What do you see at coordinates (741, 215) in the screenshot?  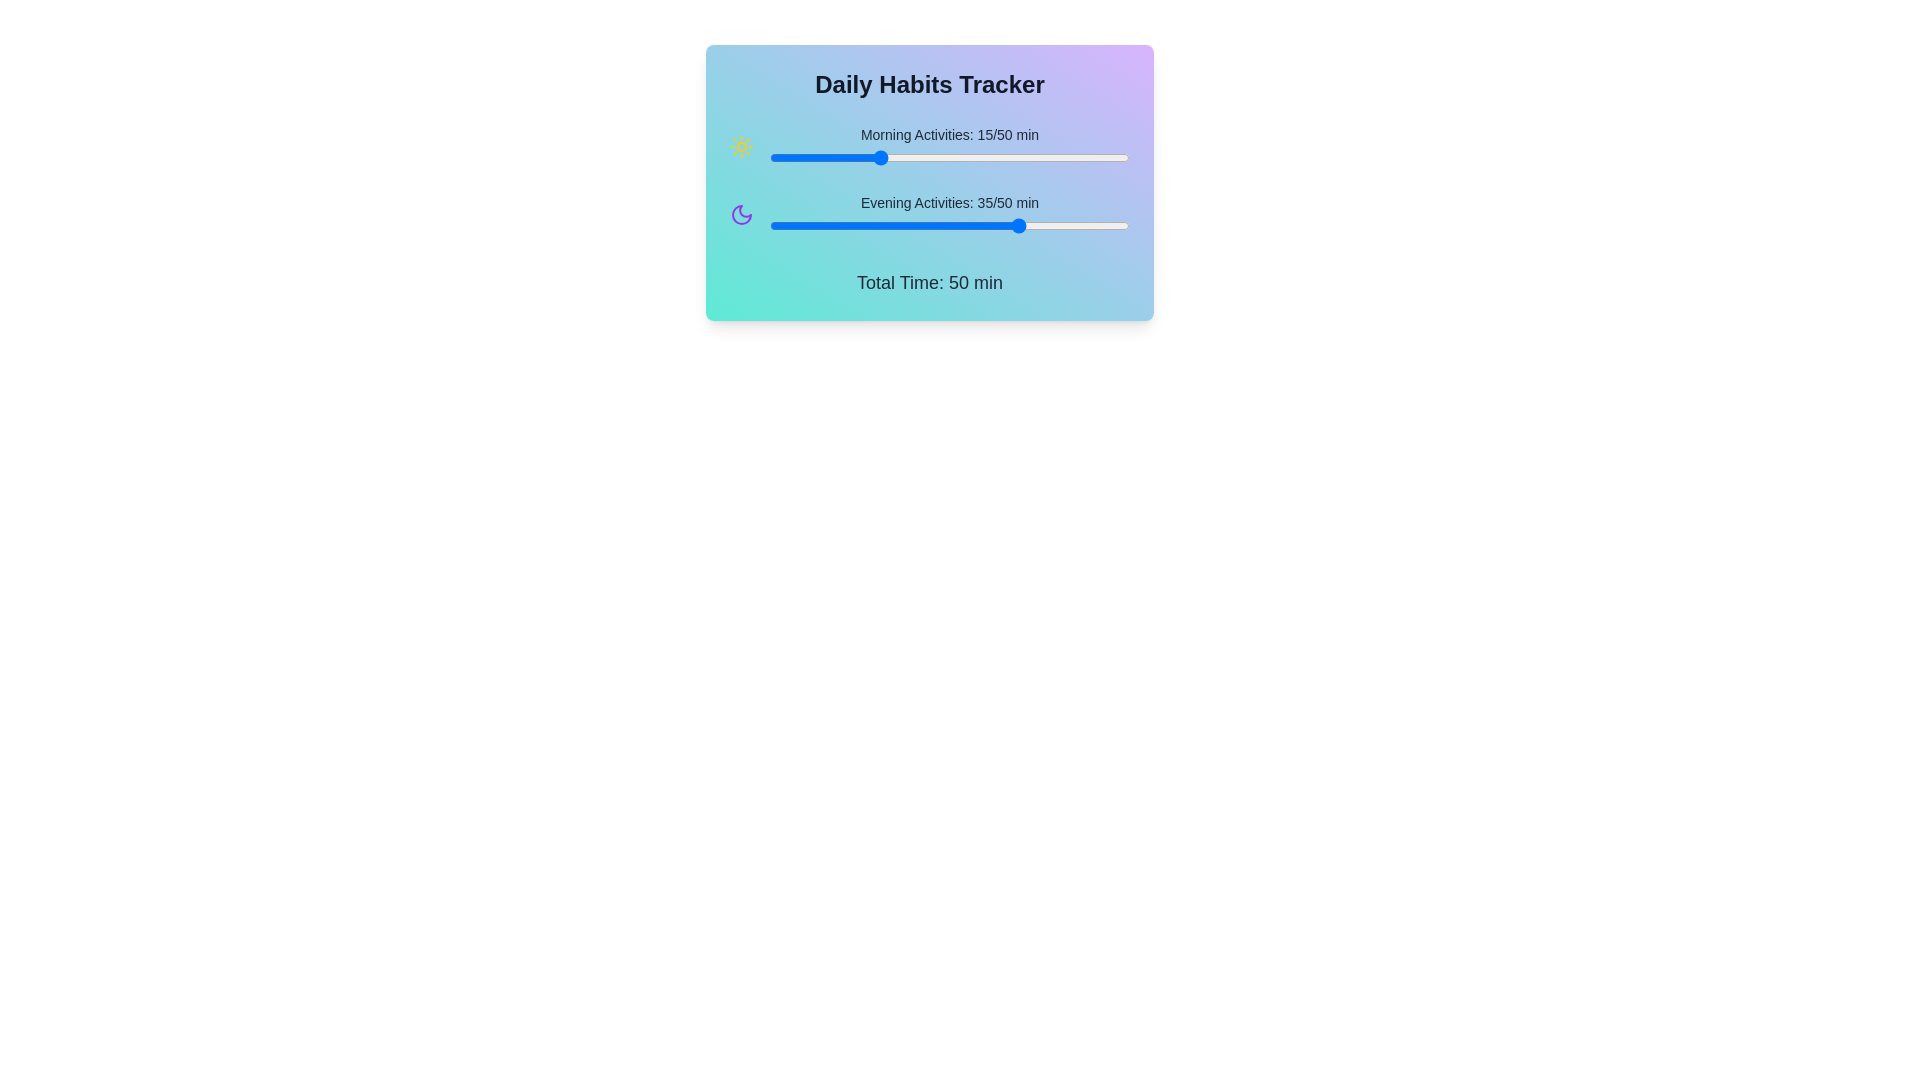 I see `the crescent moon icon with a purple outline, which is the second graphical icon in the list, positioned left of the 'Evening Activities' label` at bounding box center [741, 215].